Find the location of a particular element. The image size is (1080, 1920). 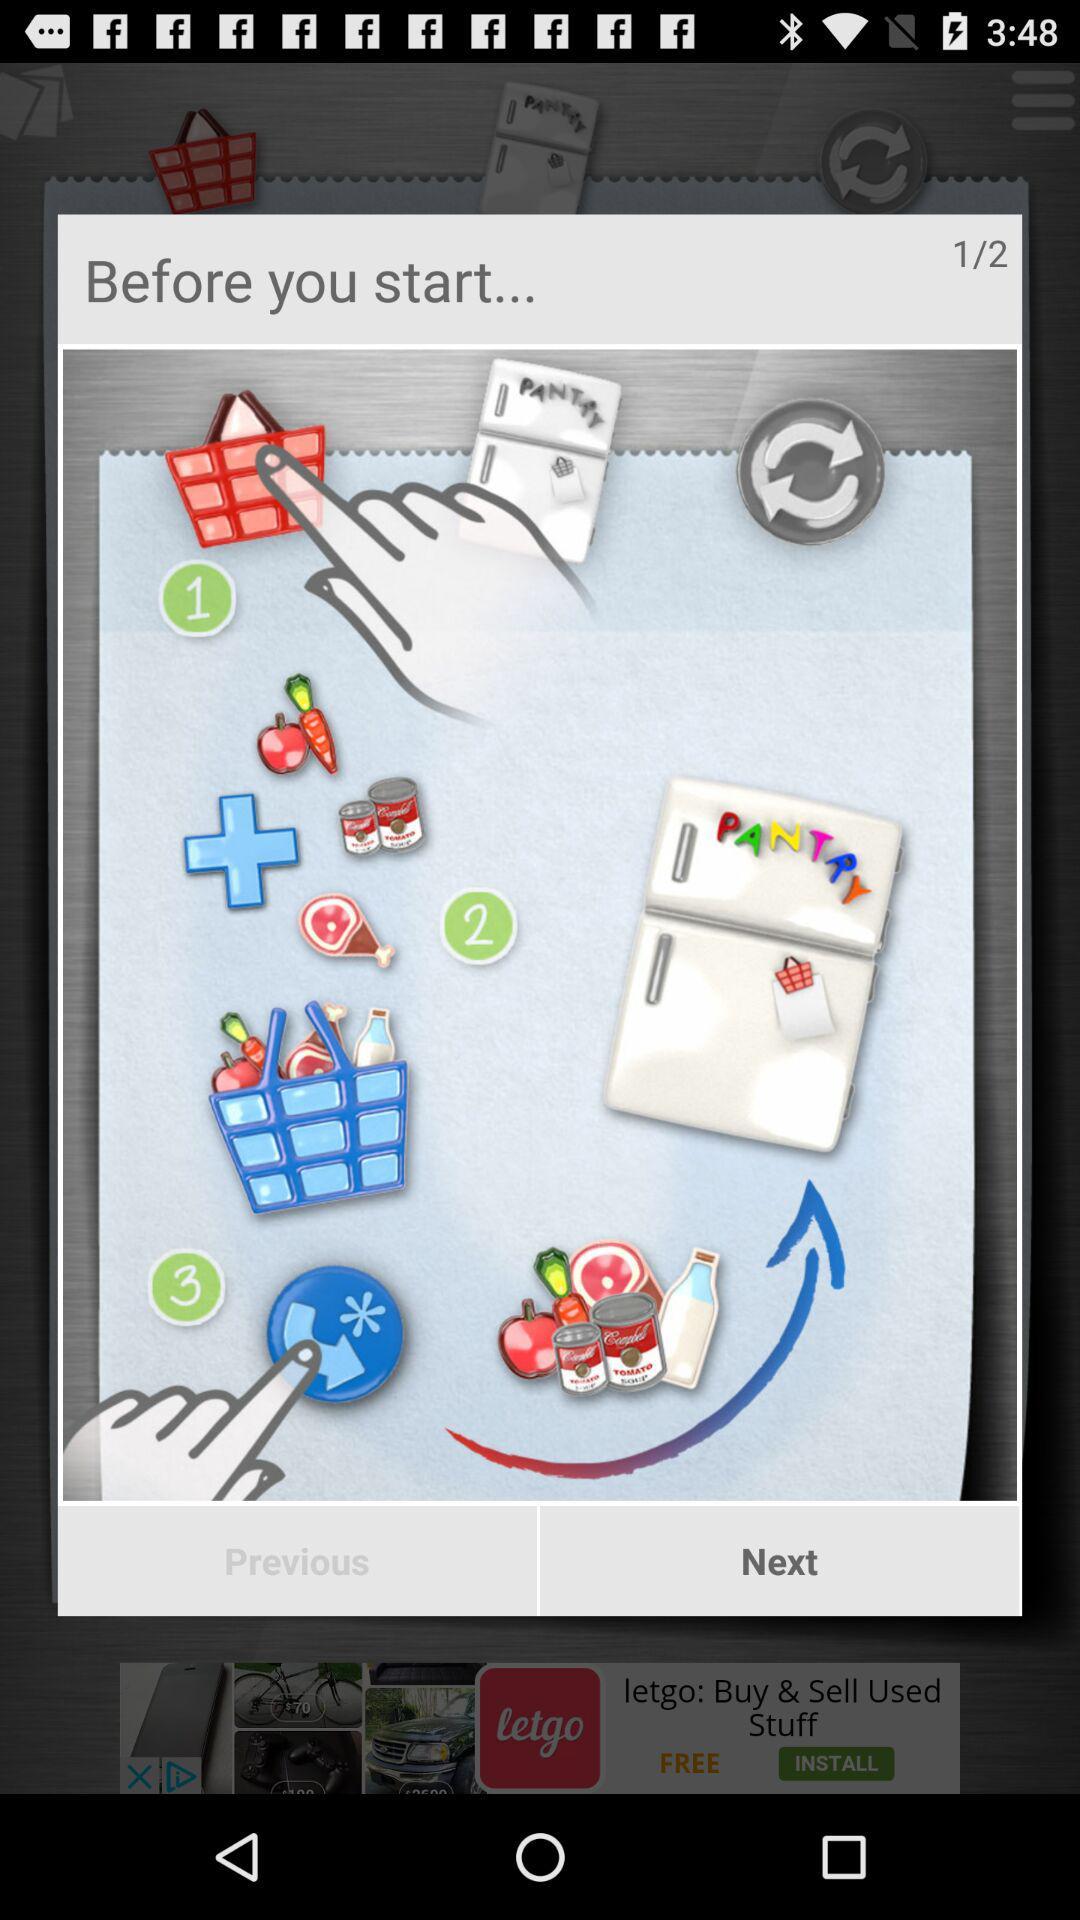

the previous icon is located at coordinates (297, 1560).